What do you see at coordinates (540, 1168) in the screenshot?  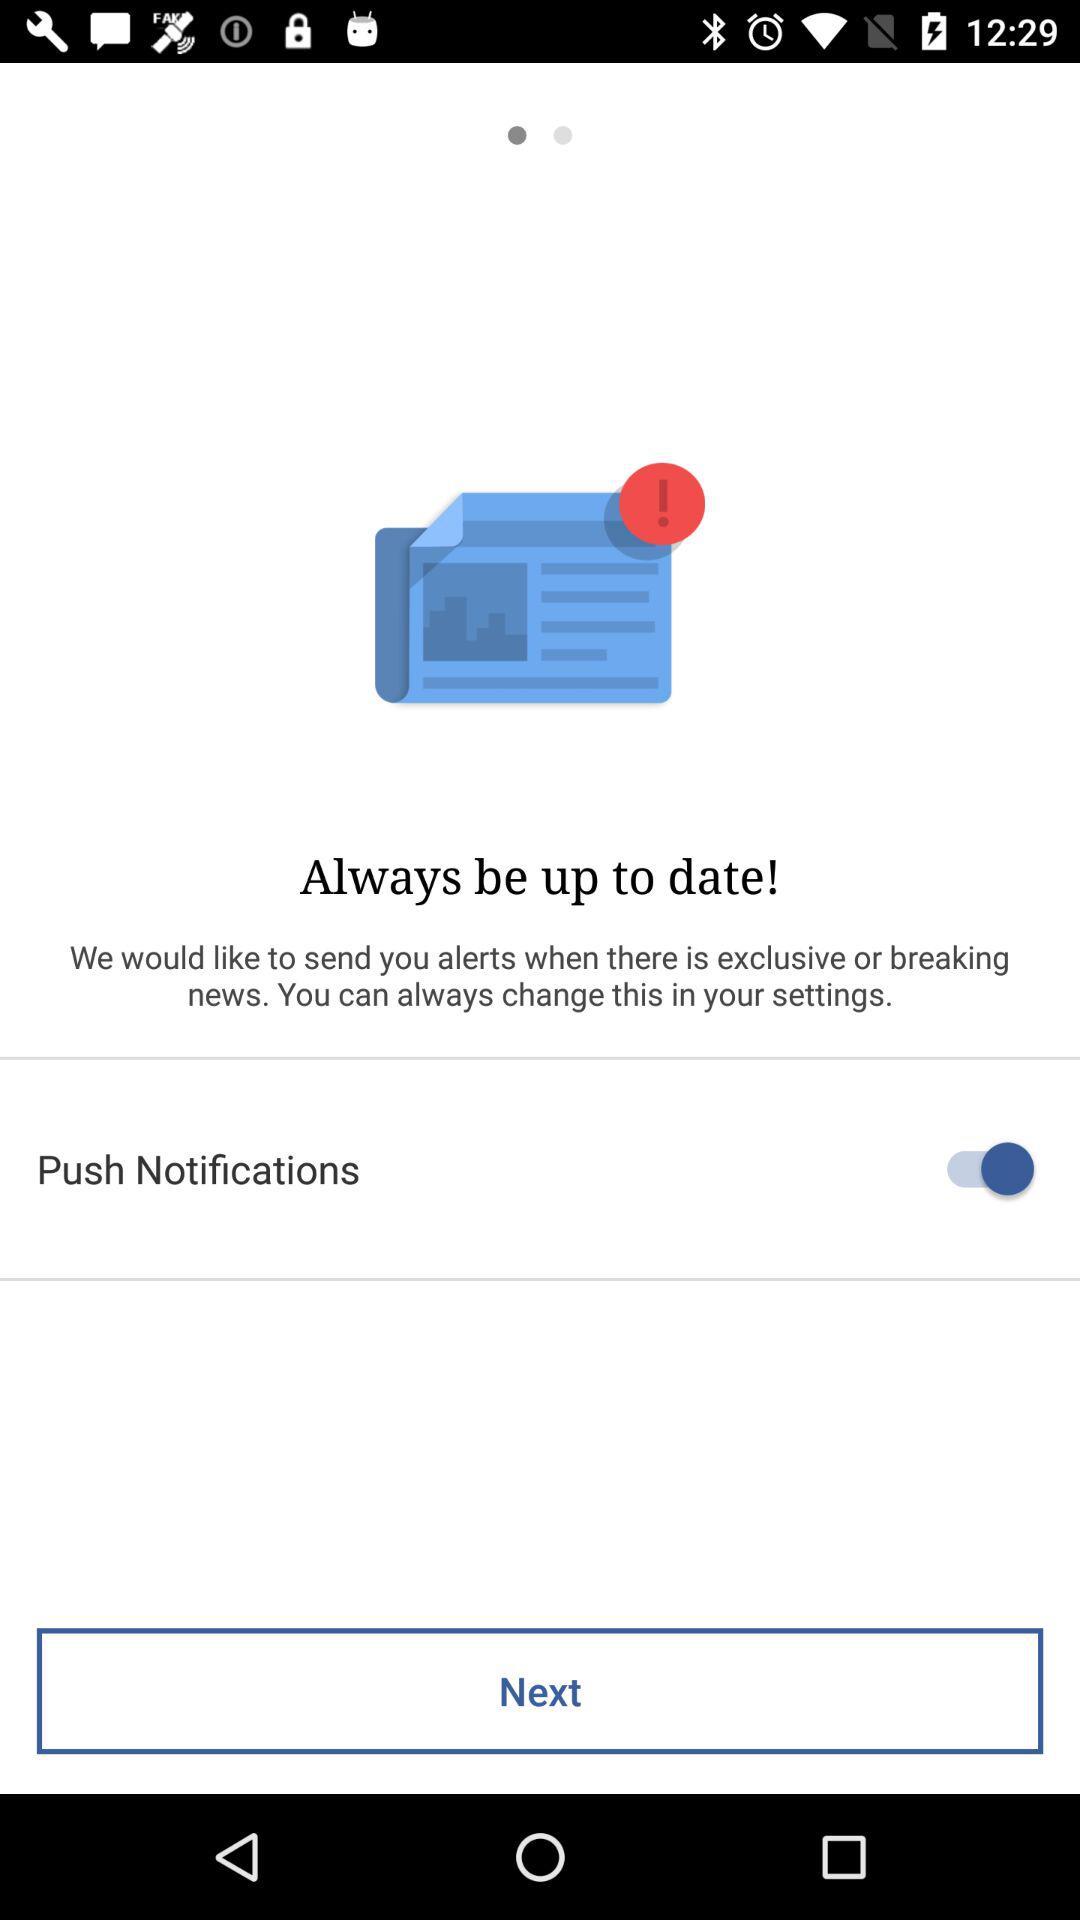 I see `the push notifications icon` at bounding box center [540, 1168].